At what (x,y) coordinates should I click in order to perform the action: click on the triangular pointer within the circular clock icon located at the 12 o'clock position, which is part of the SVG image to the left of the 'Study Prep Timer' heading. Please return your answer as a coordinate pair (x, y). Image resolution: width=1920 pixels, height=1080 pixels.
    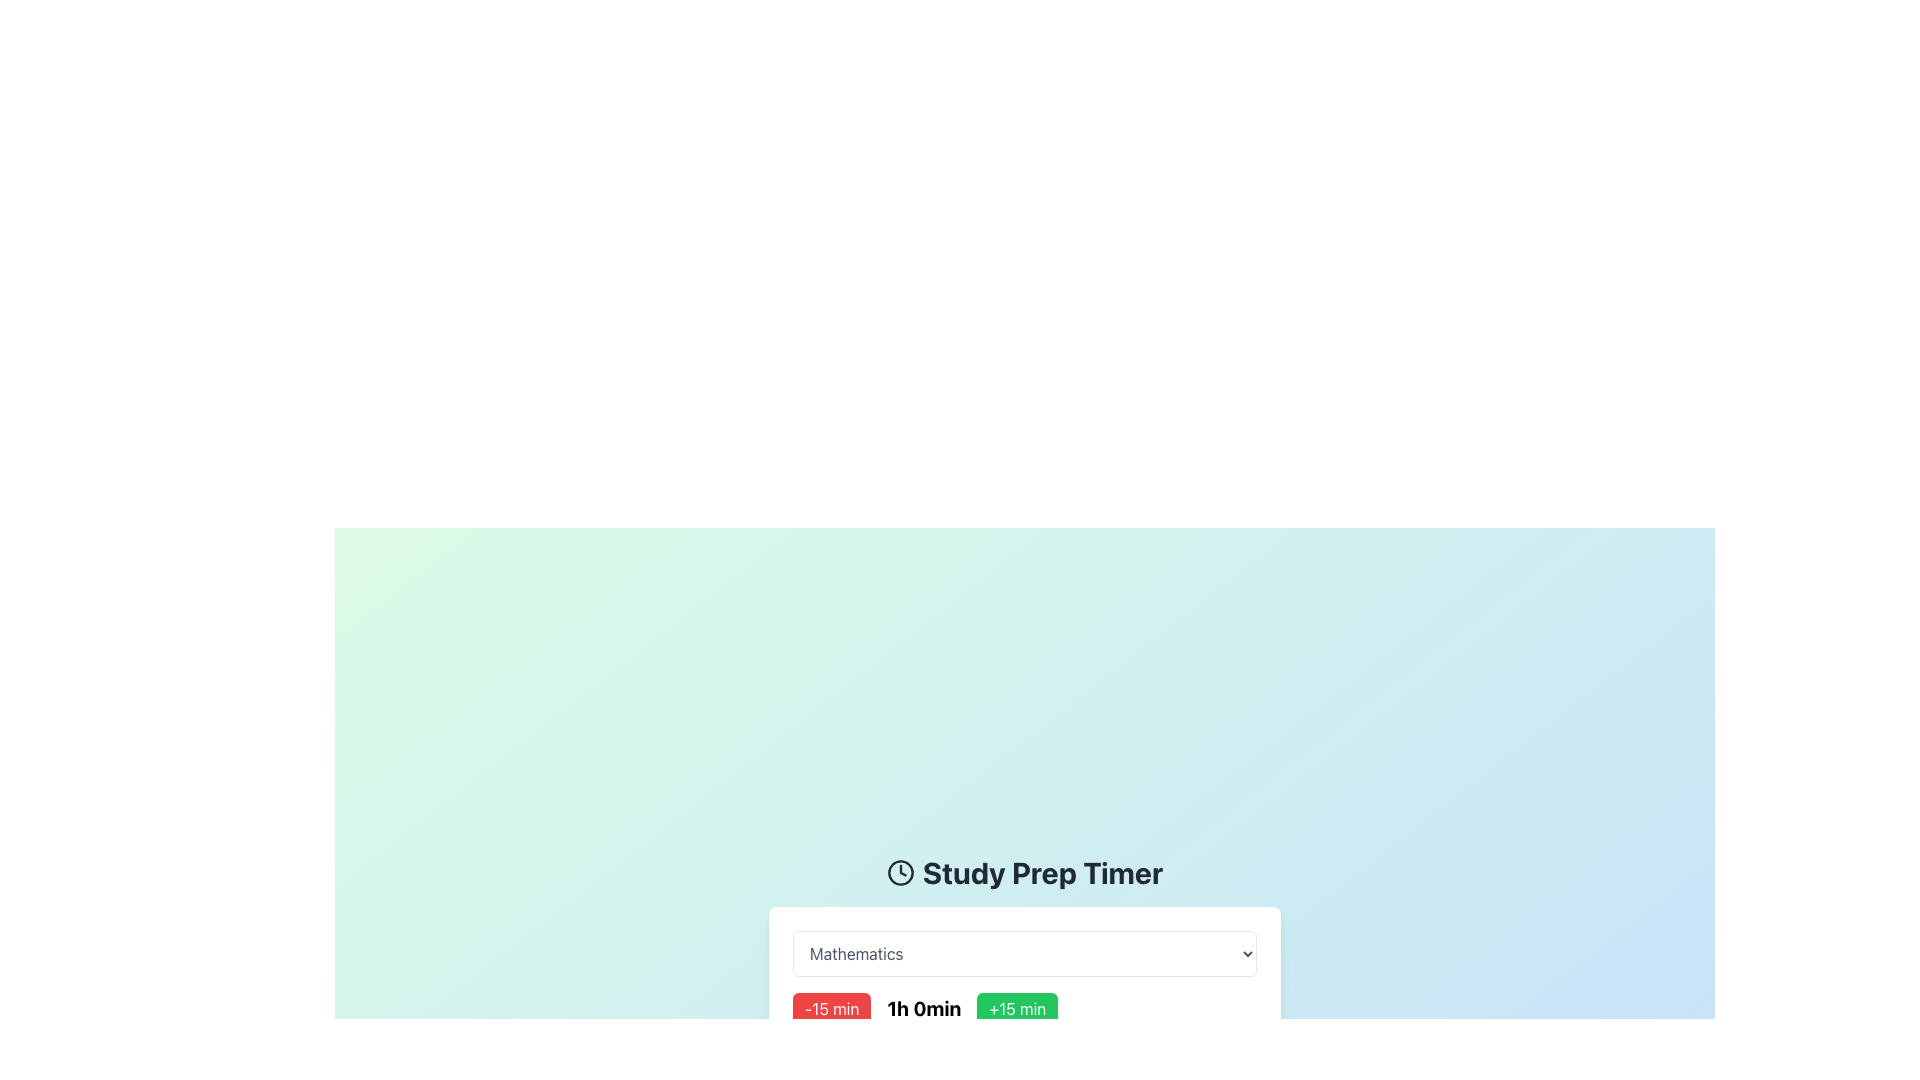
    Looking at the image, I should click on (901, 869).